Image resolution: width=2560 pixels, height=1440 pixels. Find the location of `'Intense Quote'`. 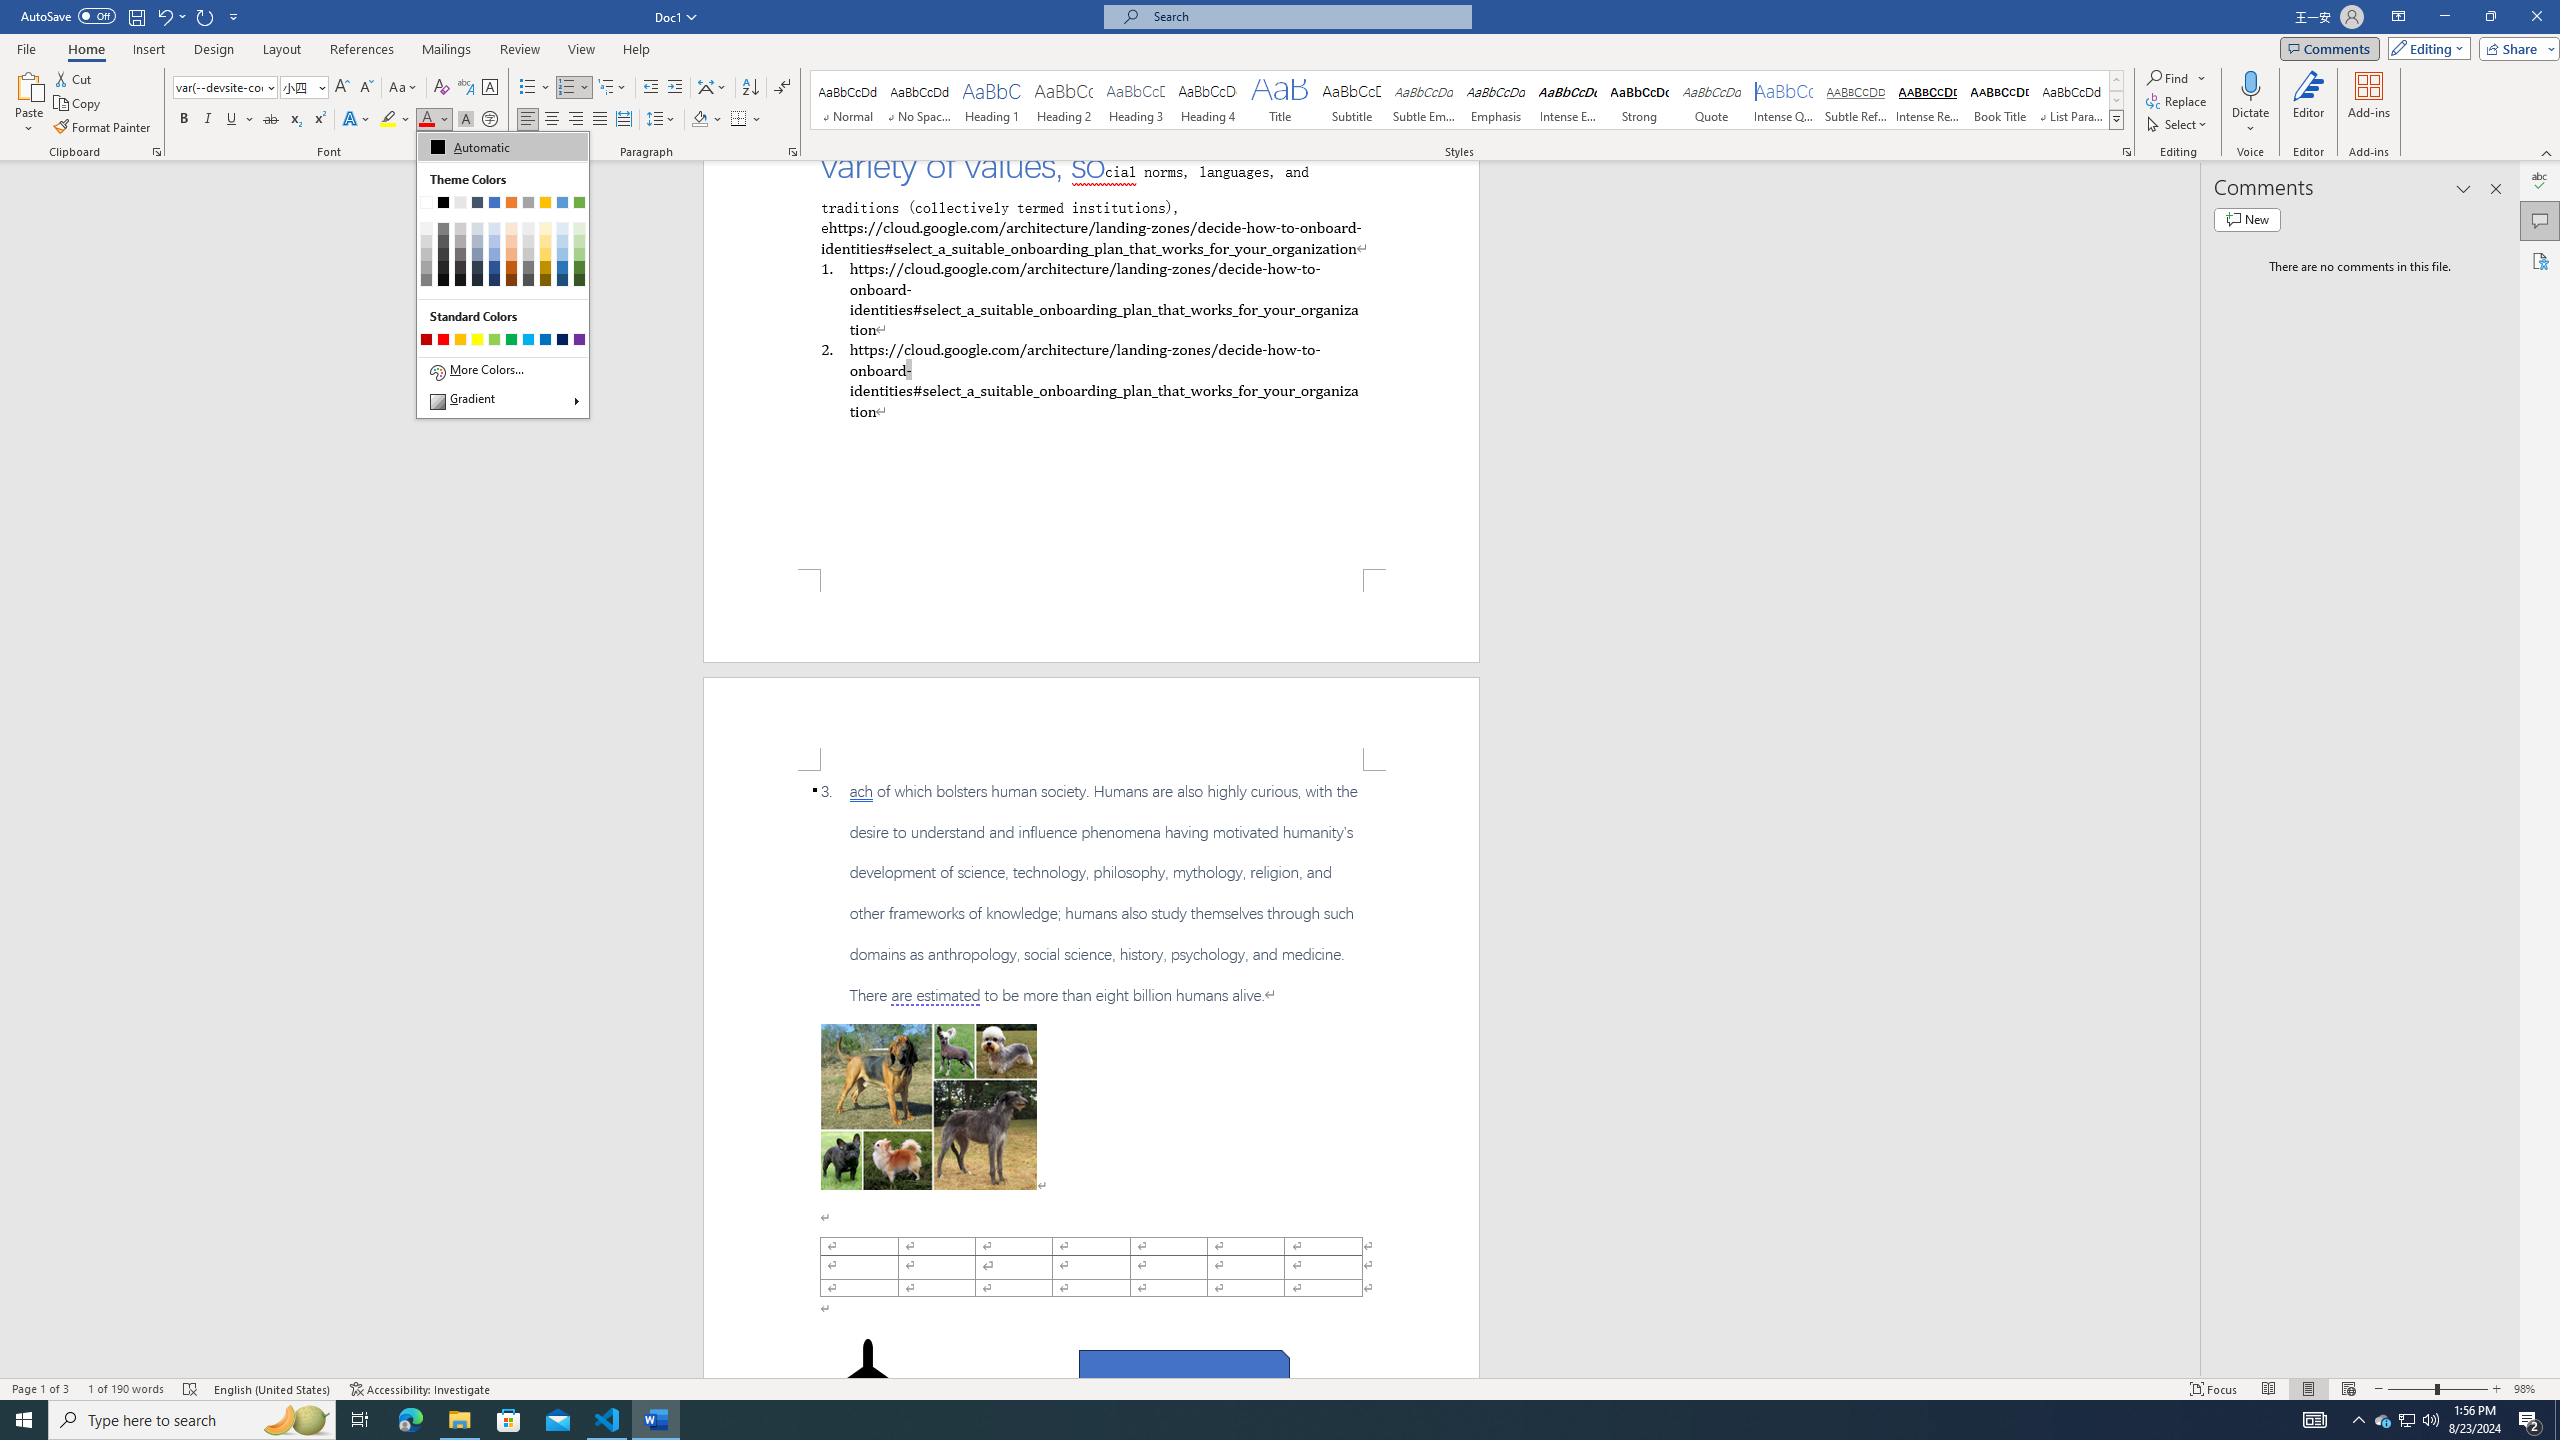

'Intense Quote' is located at coordinates (1784, 99).